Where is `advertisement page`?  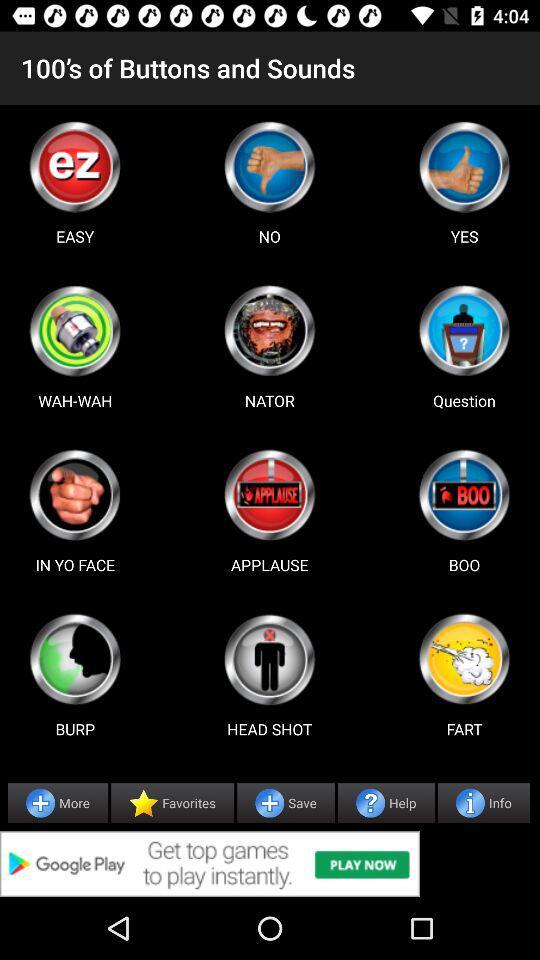 advertisement page is located at coordinates (270, 863).